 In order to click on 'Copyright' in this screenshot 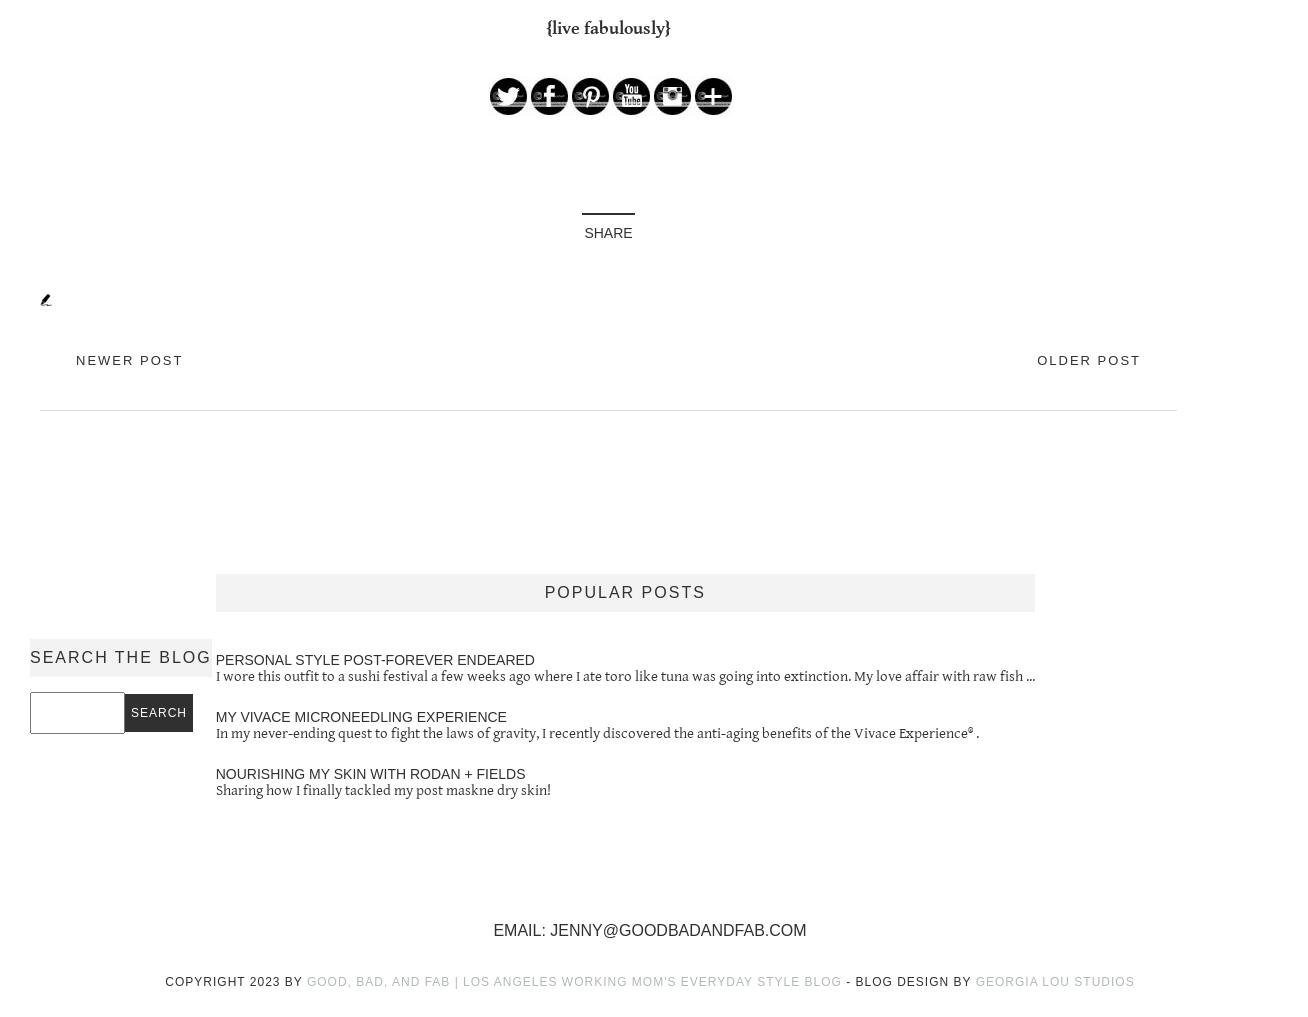, I will do `click(207, 982)`.